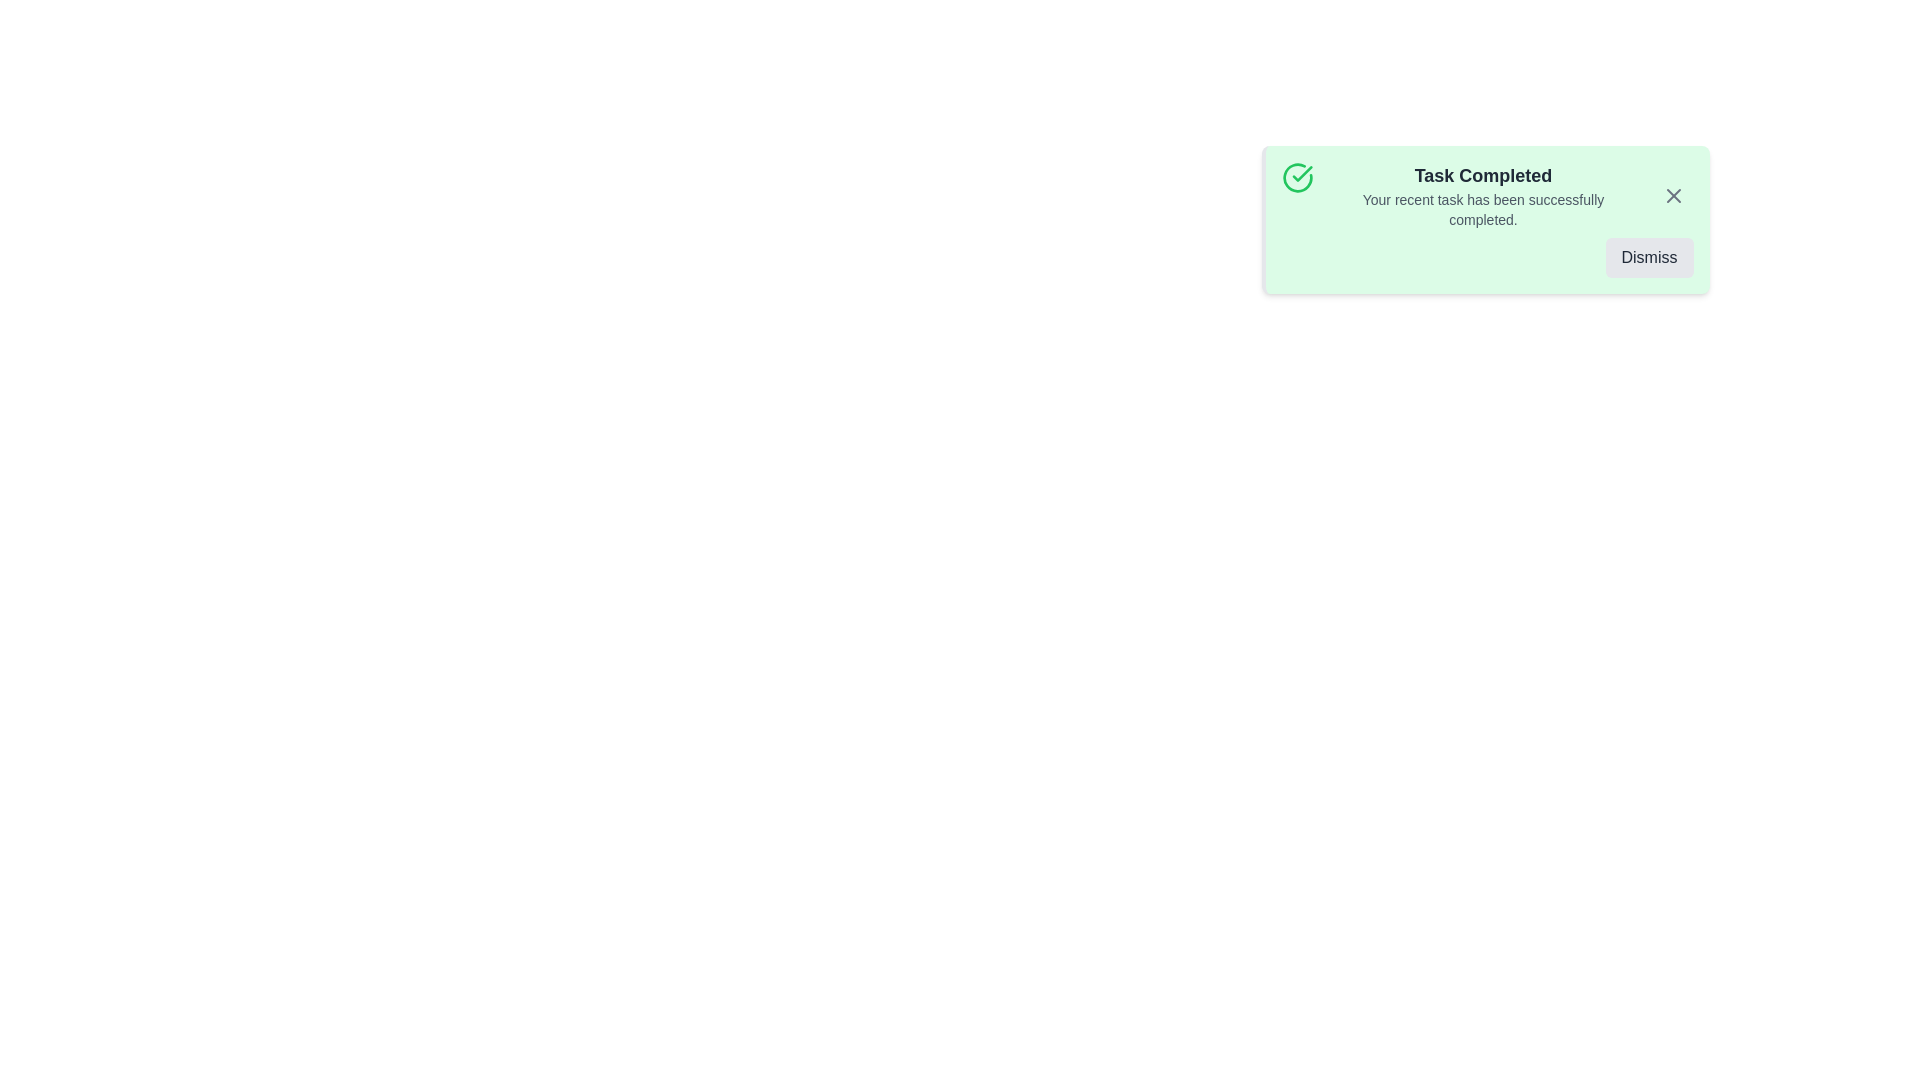 The height and width of the screenshot is (1080, 1920). What do you see at coordinates (1673, 196) in the screenshot?
I see `the Close button icon located at the top-right corner of the notification card to provide visual feedback` at bounding box center [1673, 196].